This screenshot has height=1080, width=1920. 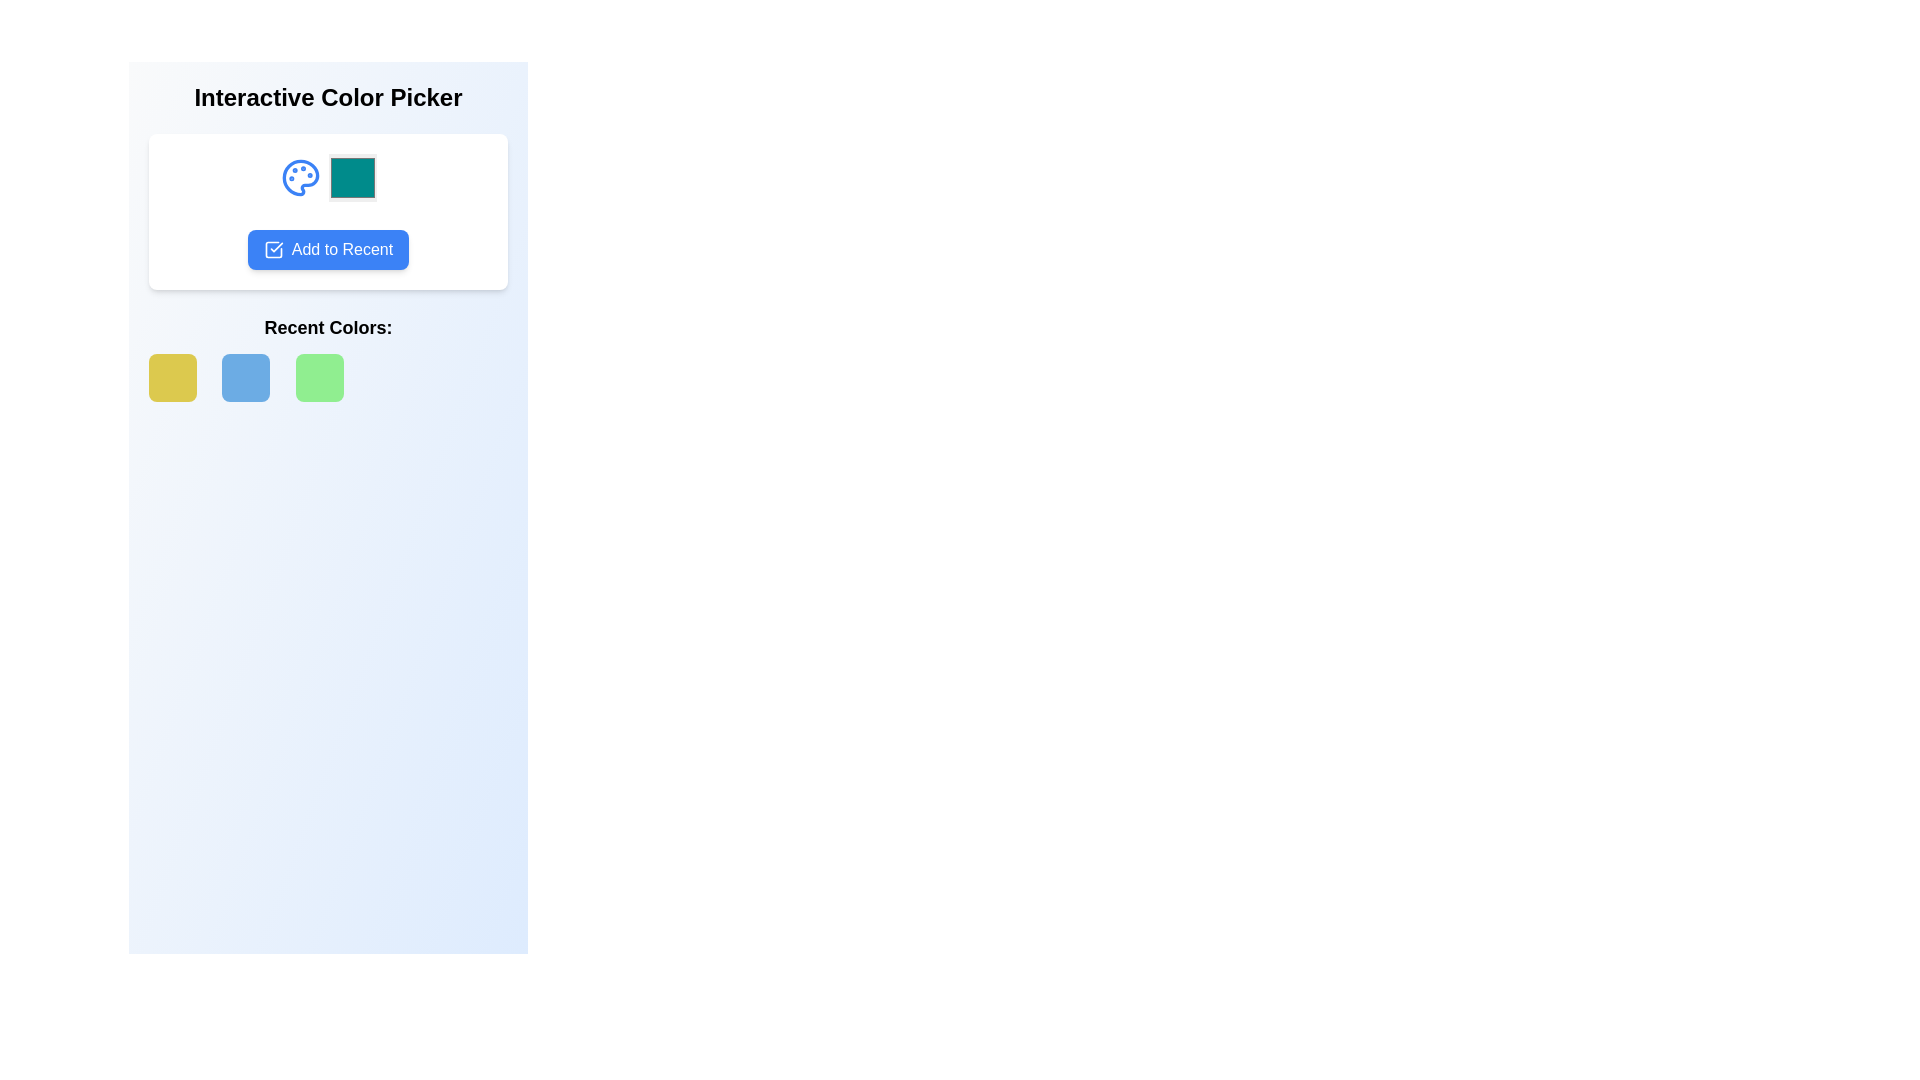 What do you see at coordinates (328, 249) in the screenshot?
I see `the blue 'Add to Recent' button with a checkmark icon` at bounding box center [328, 249].